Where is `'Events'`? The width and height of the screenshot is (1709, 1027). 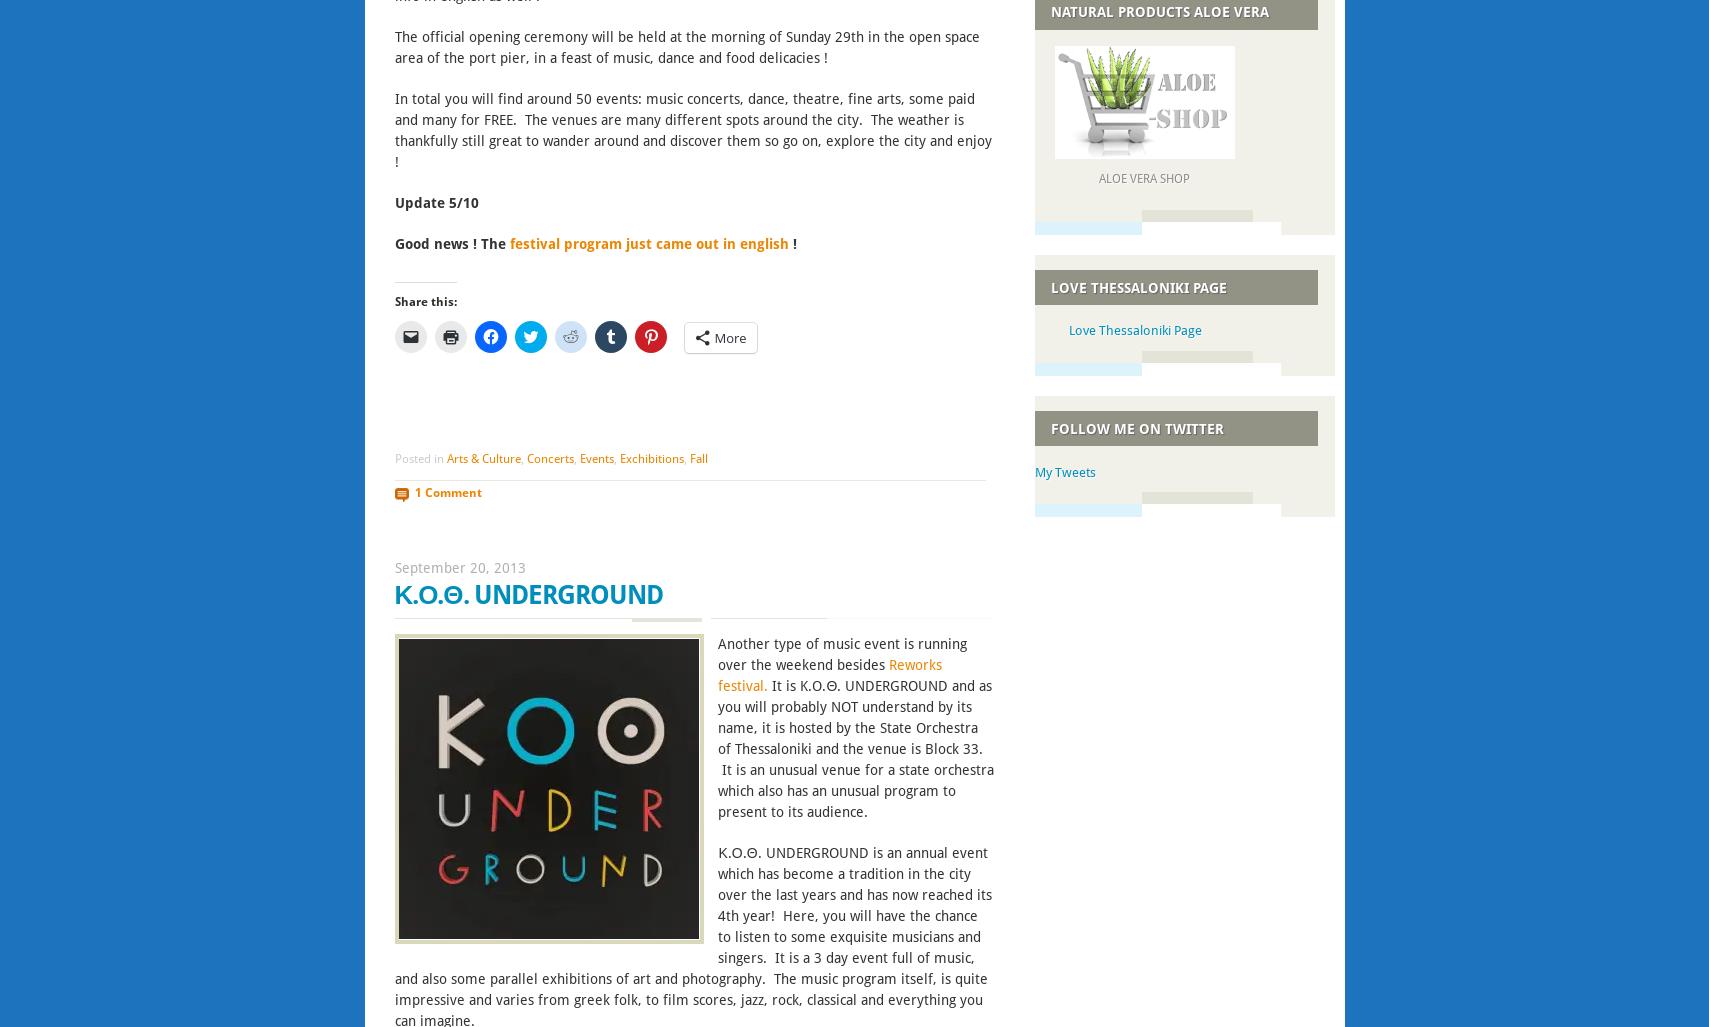
'Events' is located at coordinates (594, 458).